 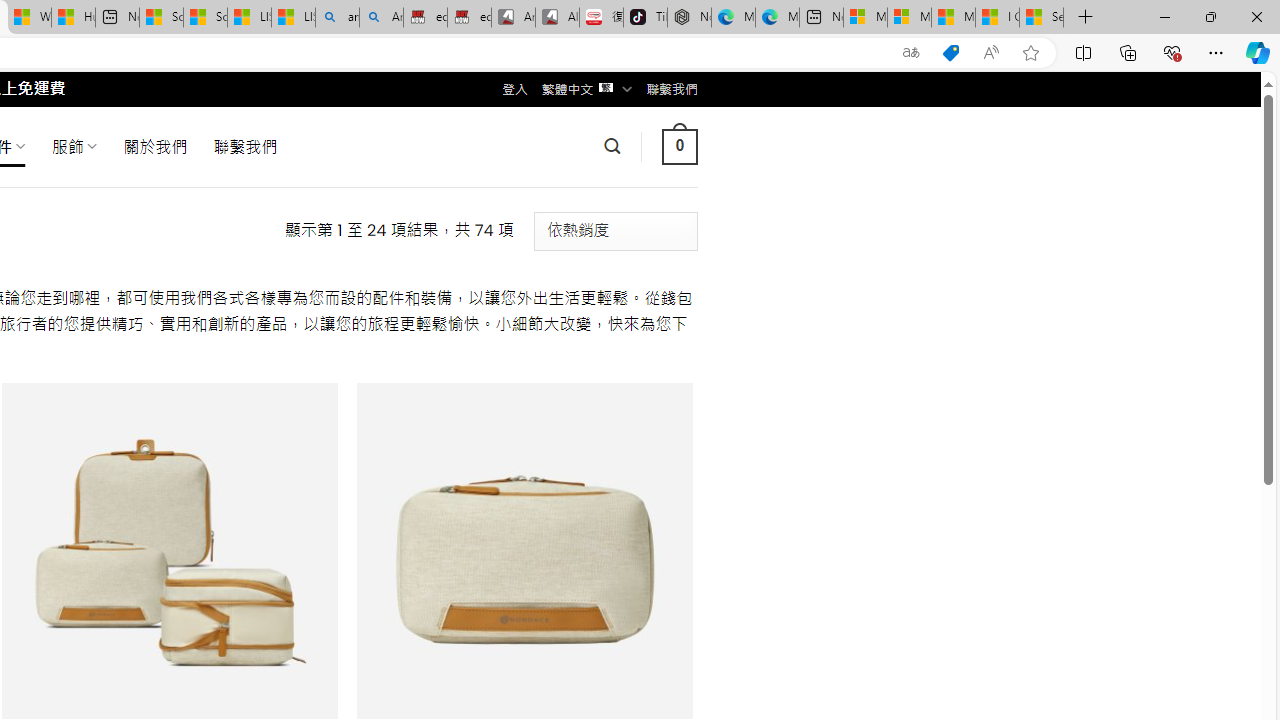 I want to click on 'Nordace - Best Sellers', so click(x=689, y=17).